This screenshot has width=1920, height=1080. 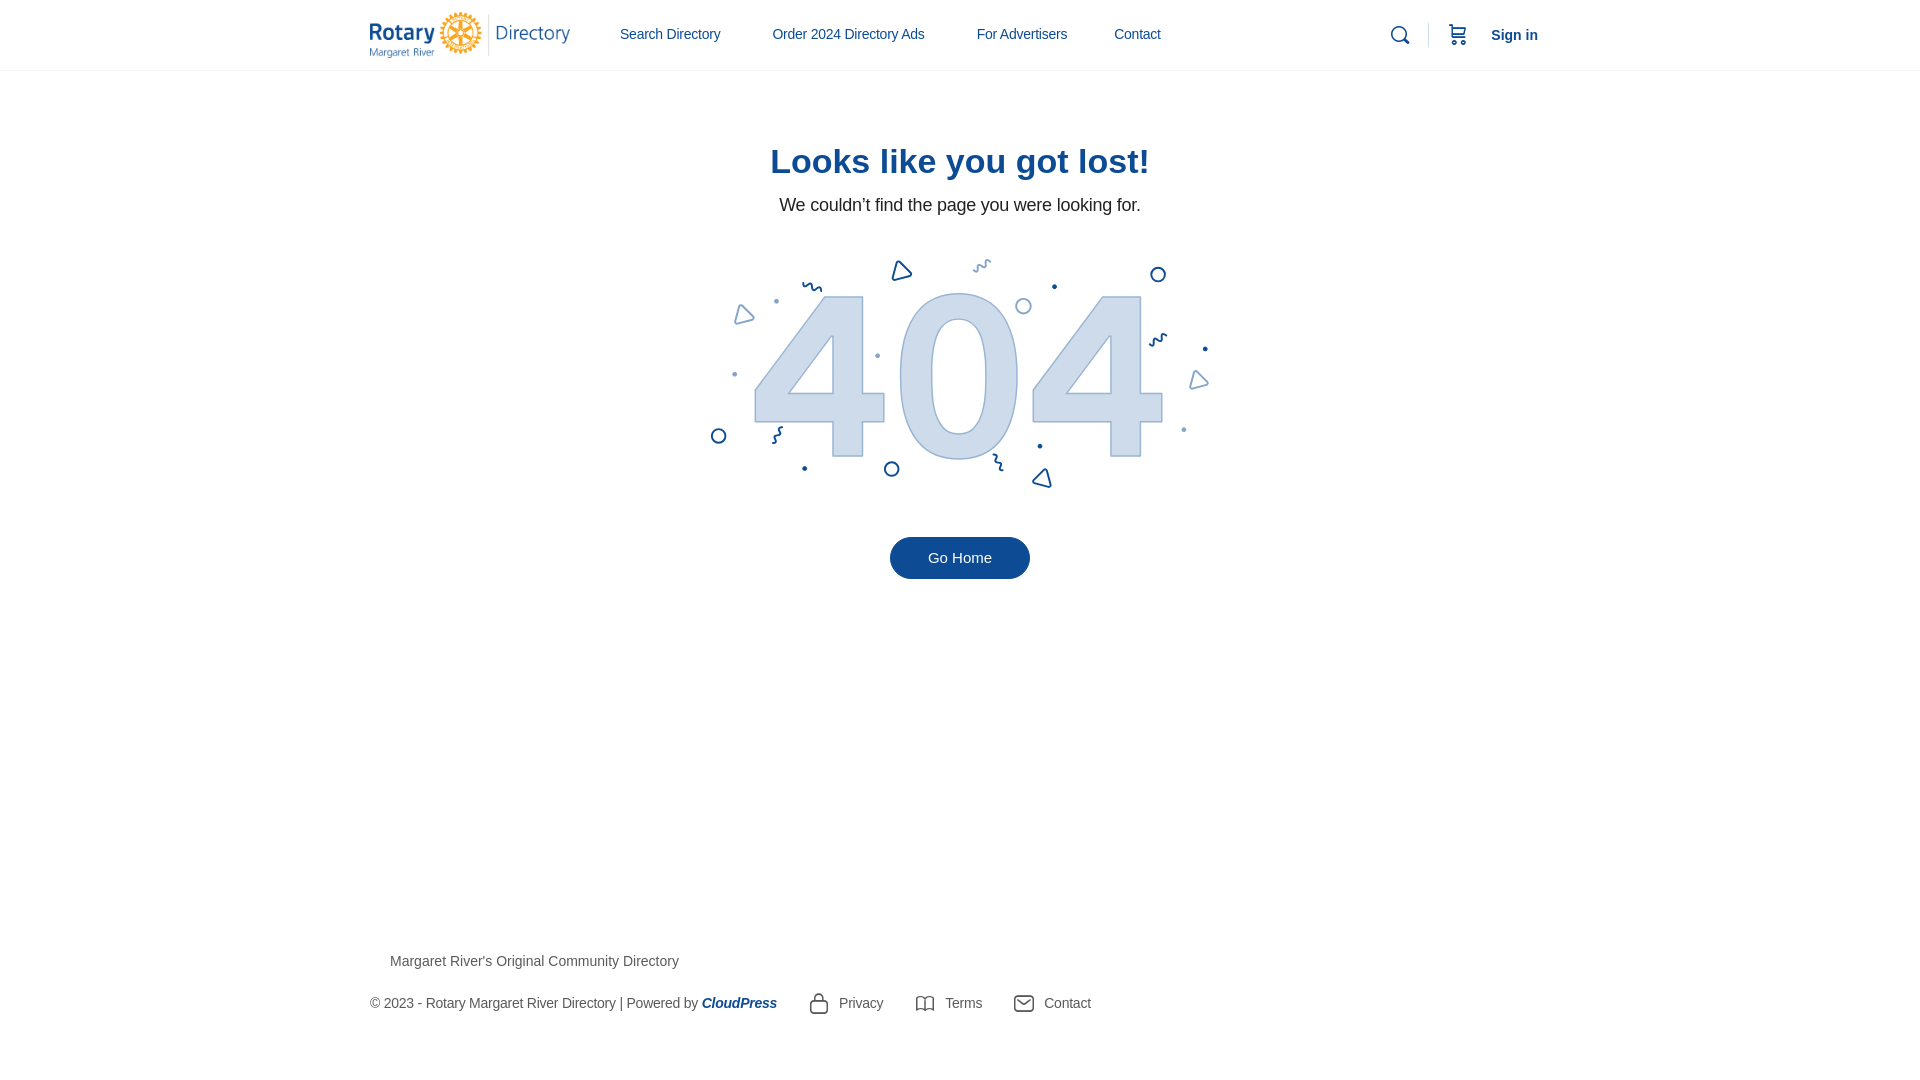 I want to click on 'Order 2024 Directory Ads', so click(x=761, y=34).